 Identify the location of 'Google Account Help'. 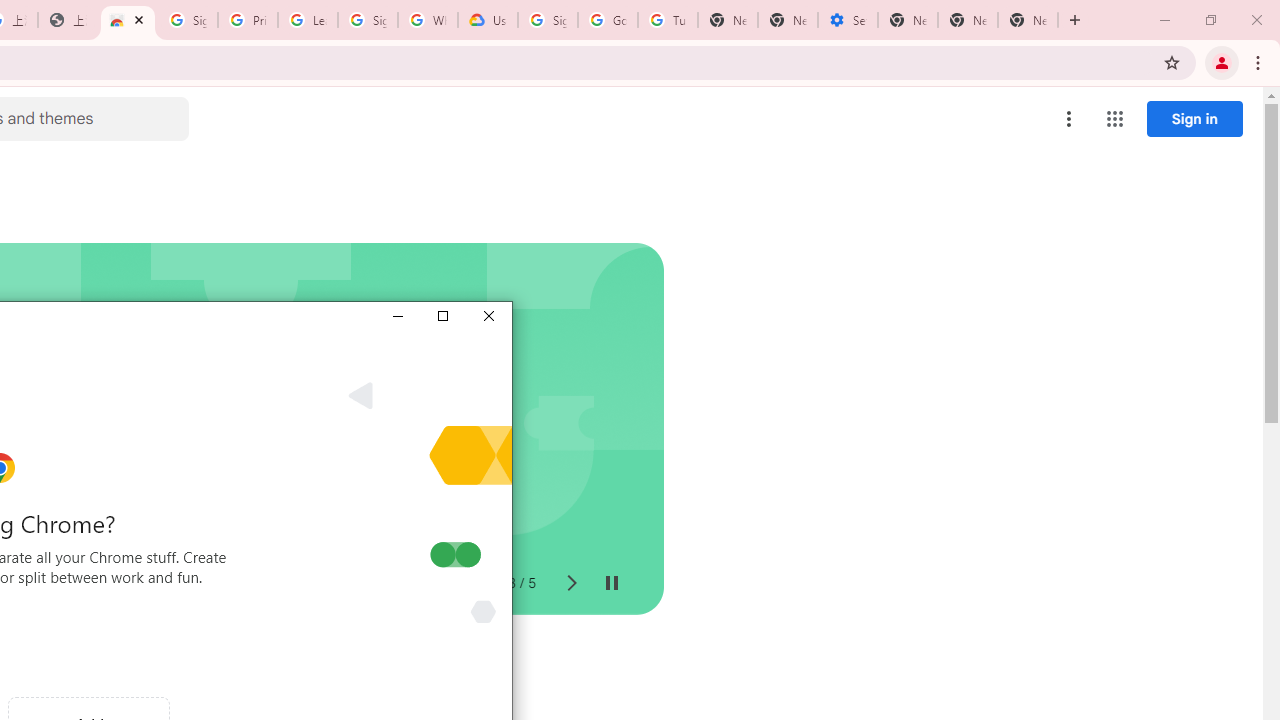
(607, 20).